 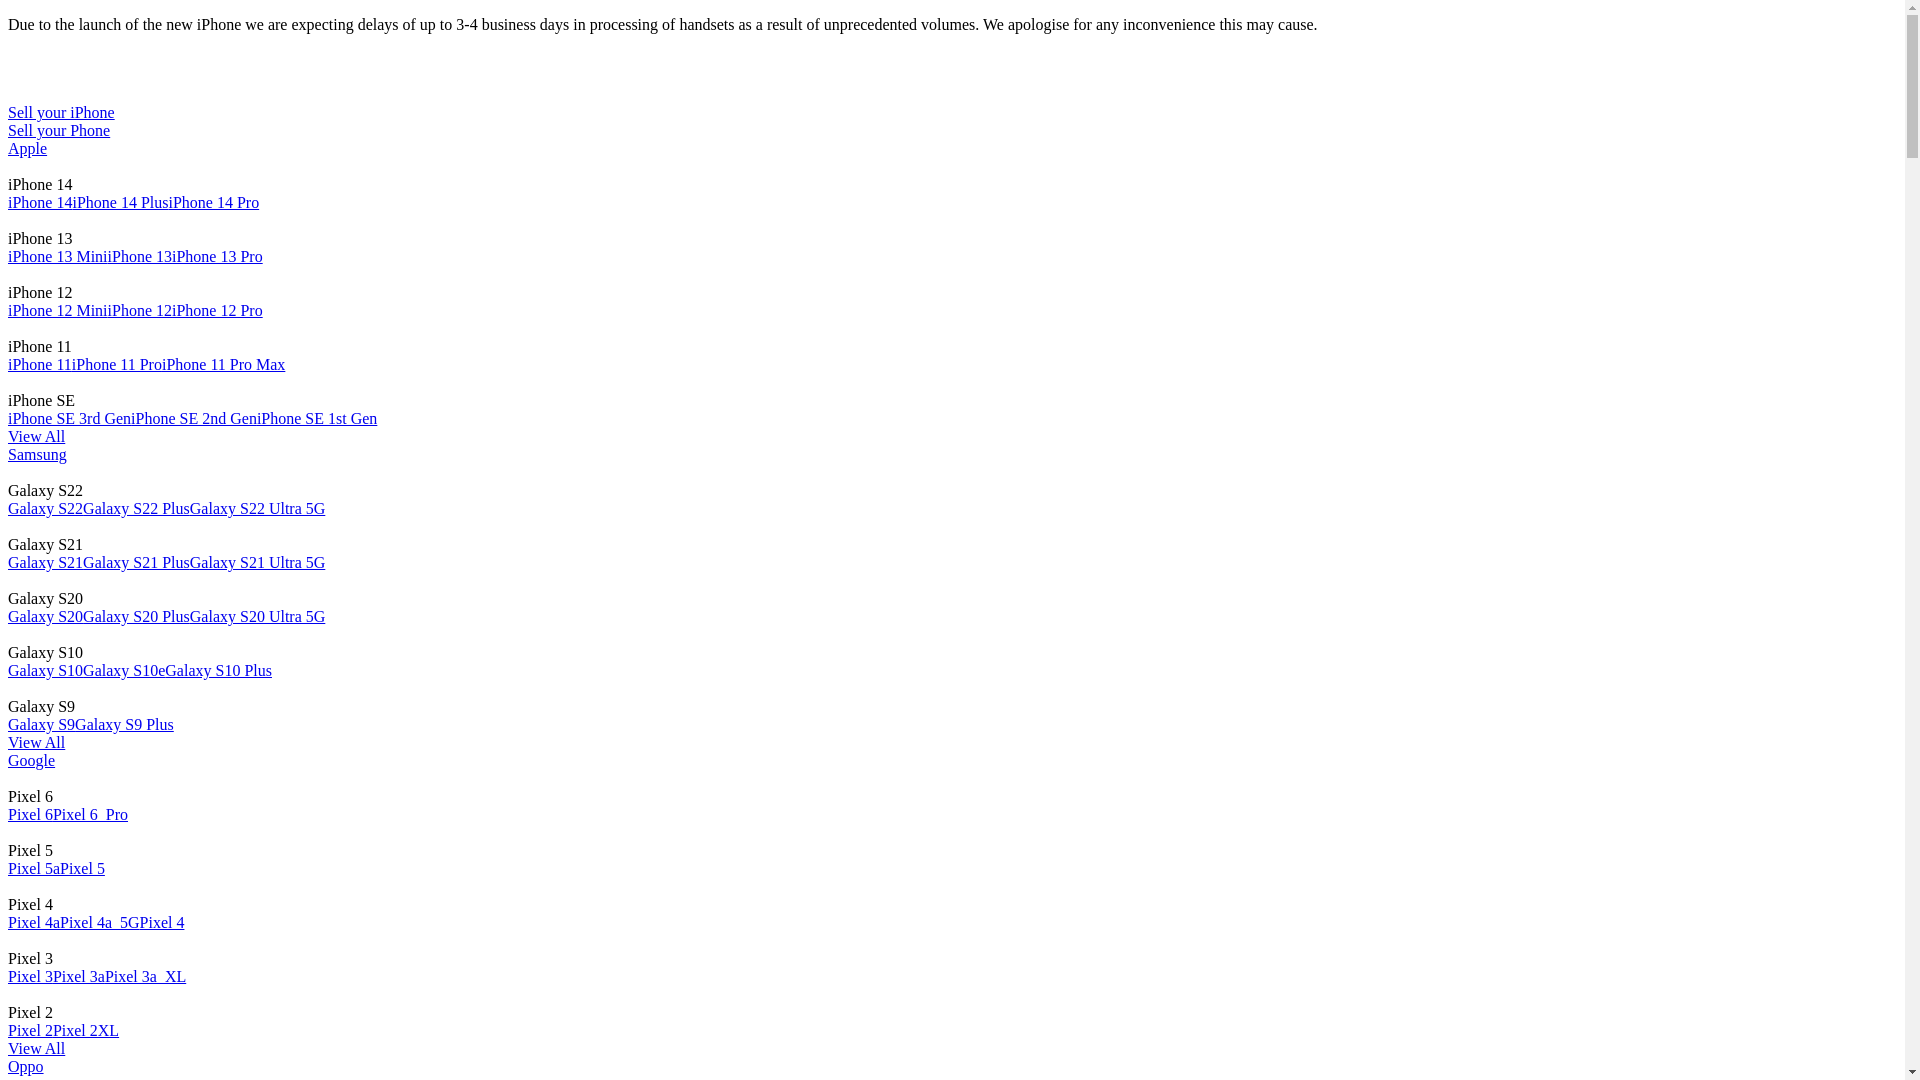 I want to click on 'Galaxy S21 Ultra 5G', so click(x=257, y=562).